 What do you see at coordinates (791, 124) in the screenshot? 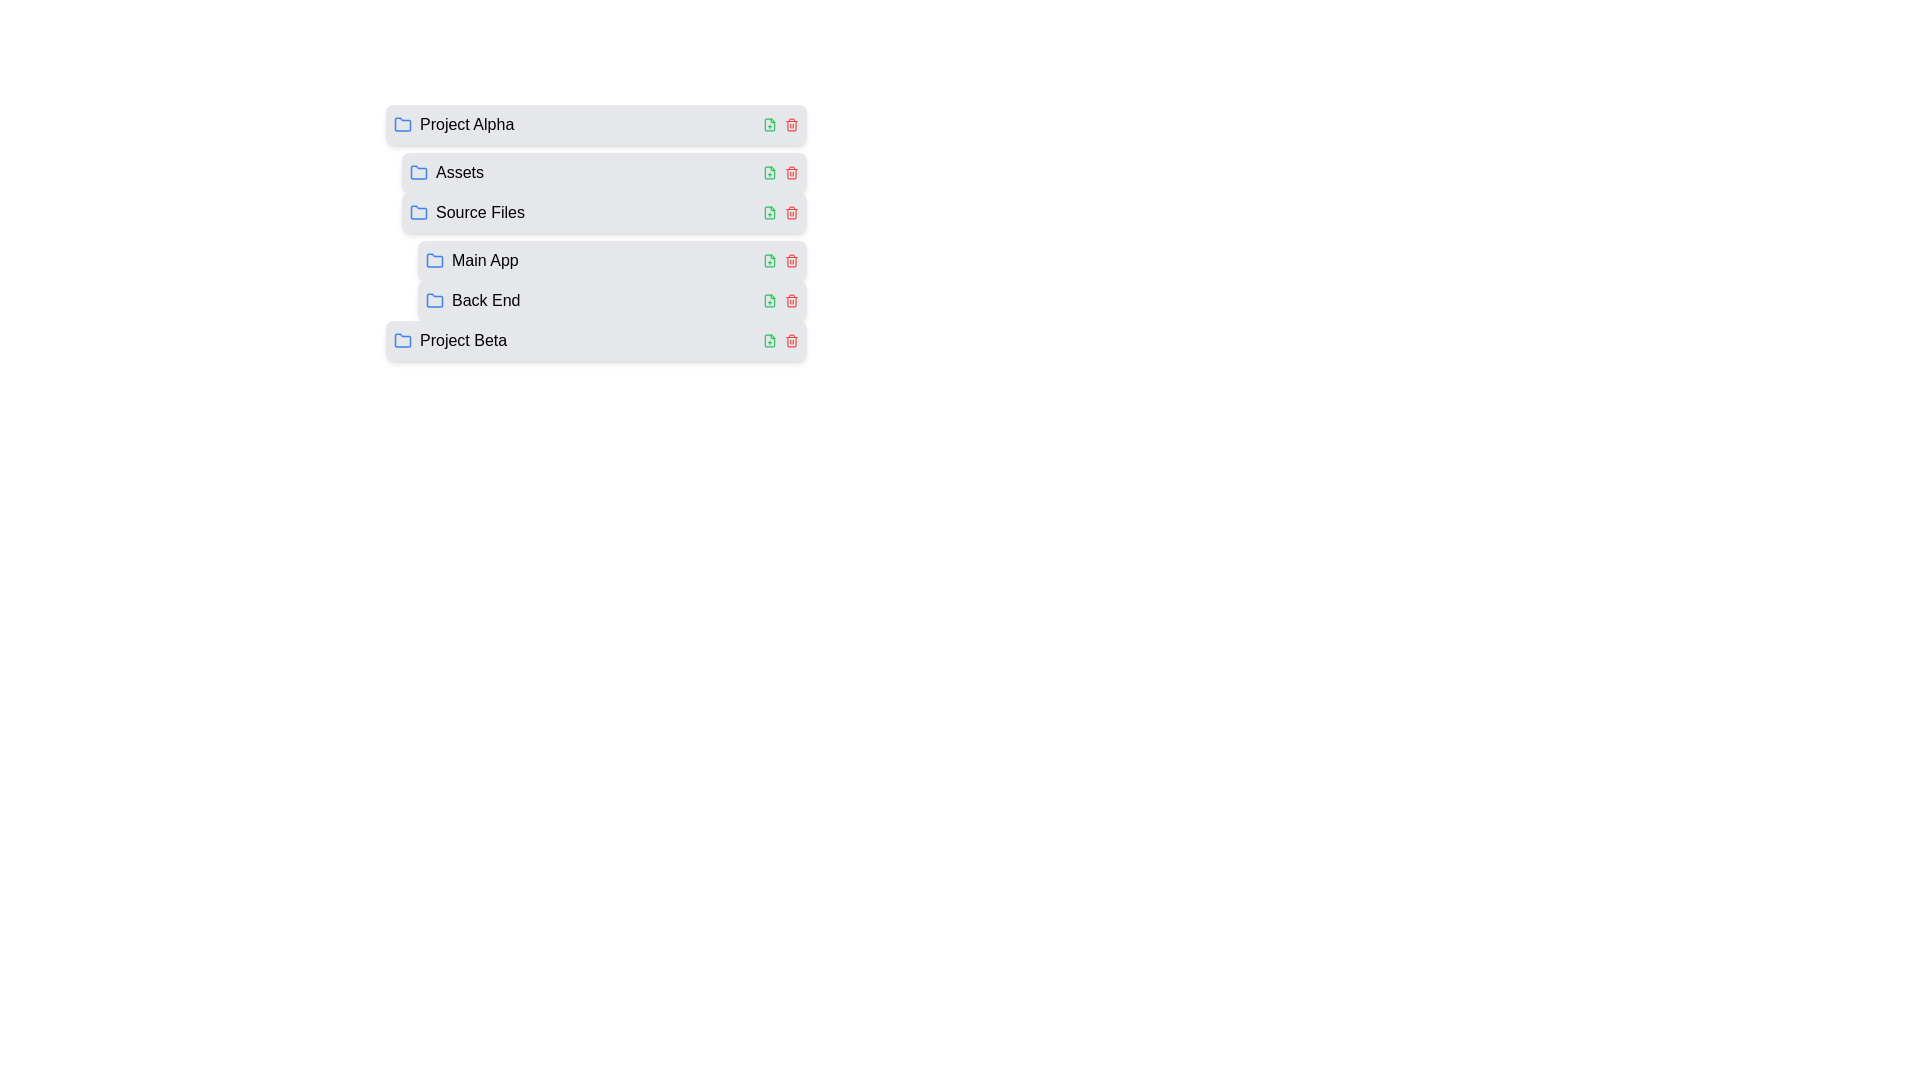
I see `the trash can icon button, which is red and positioned to the right of 'Project Alpha'` at bounding box center [791, 124].